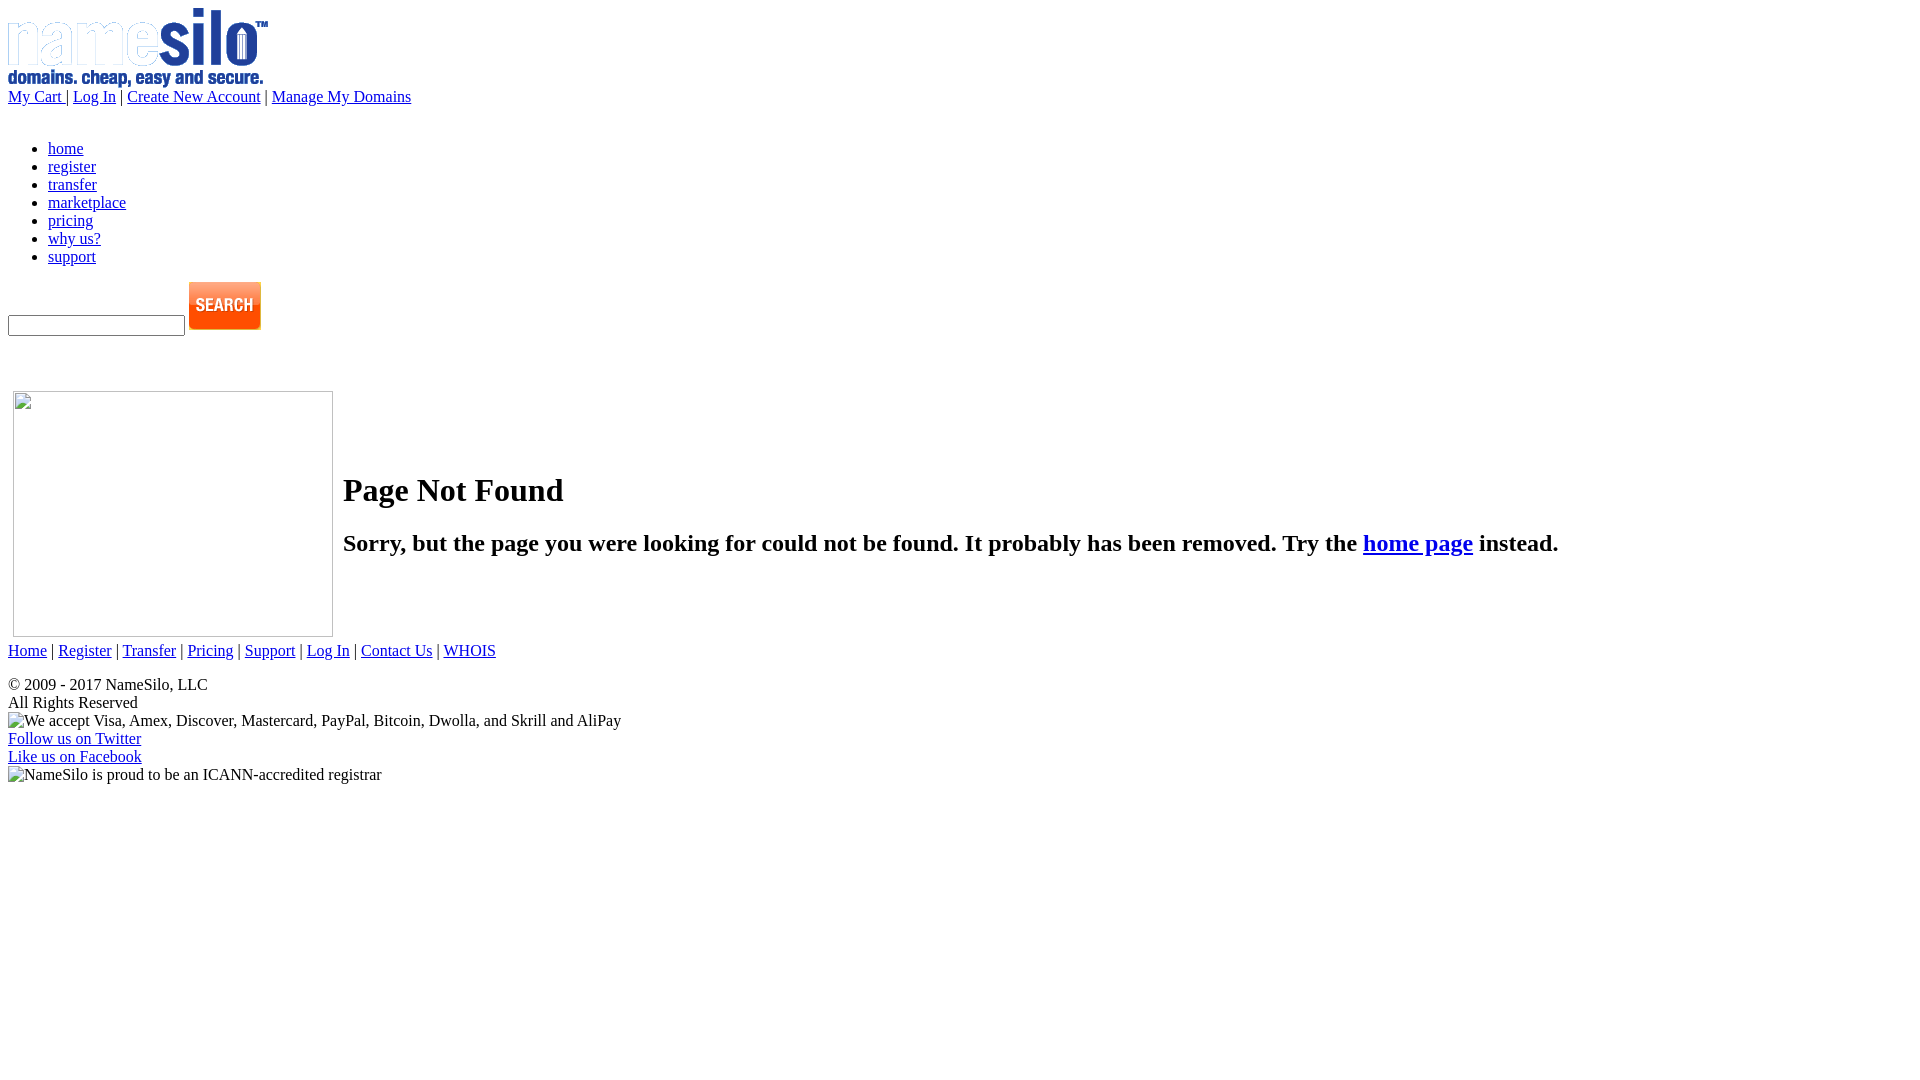 The width and height of the screenshot is (1920, 1080). I want to click on 'support', so click(48, 255).